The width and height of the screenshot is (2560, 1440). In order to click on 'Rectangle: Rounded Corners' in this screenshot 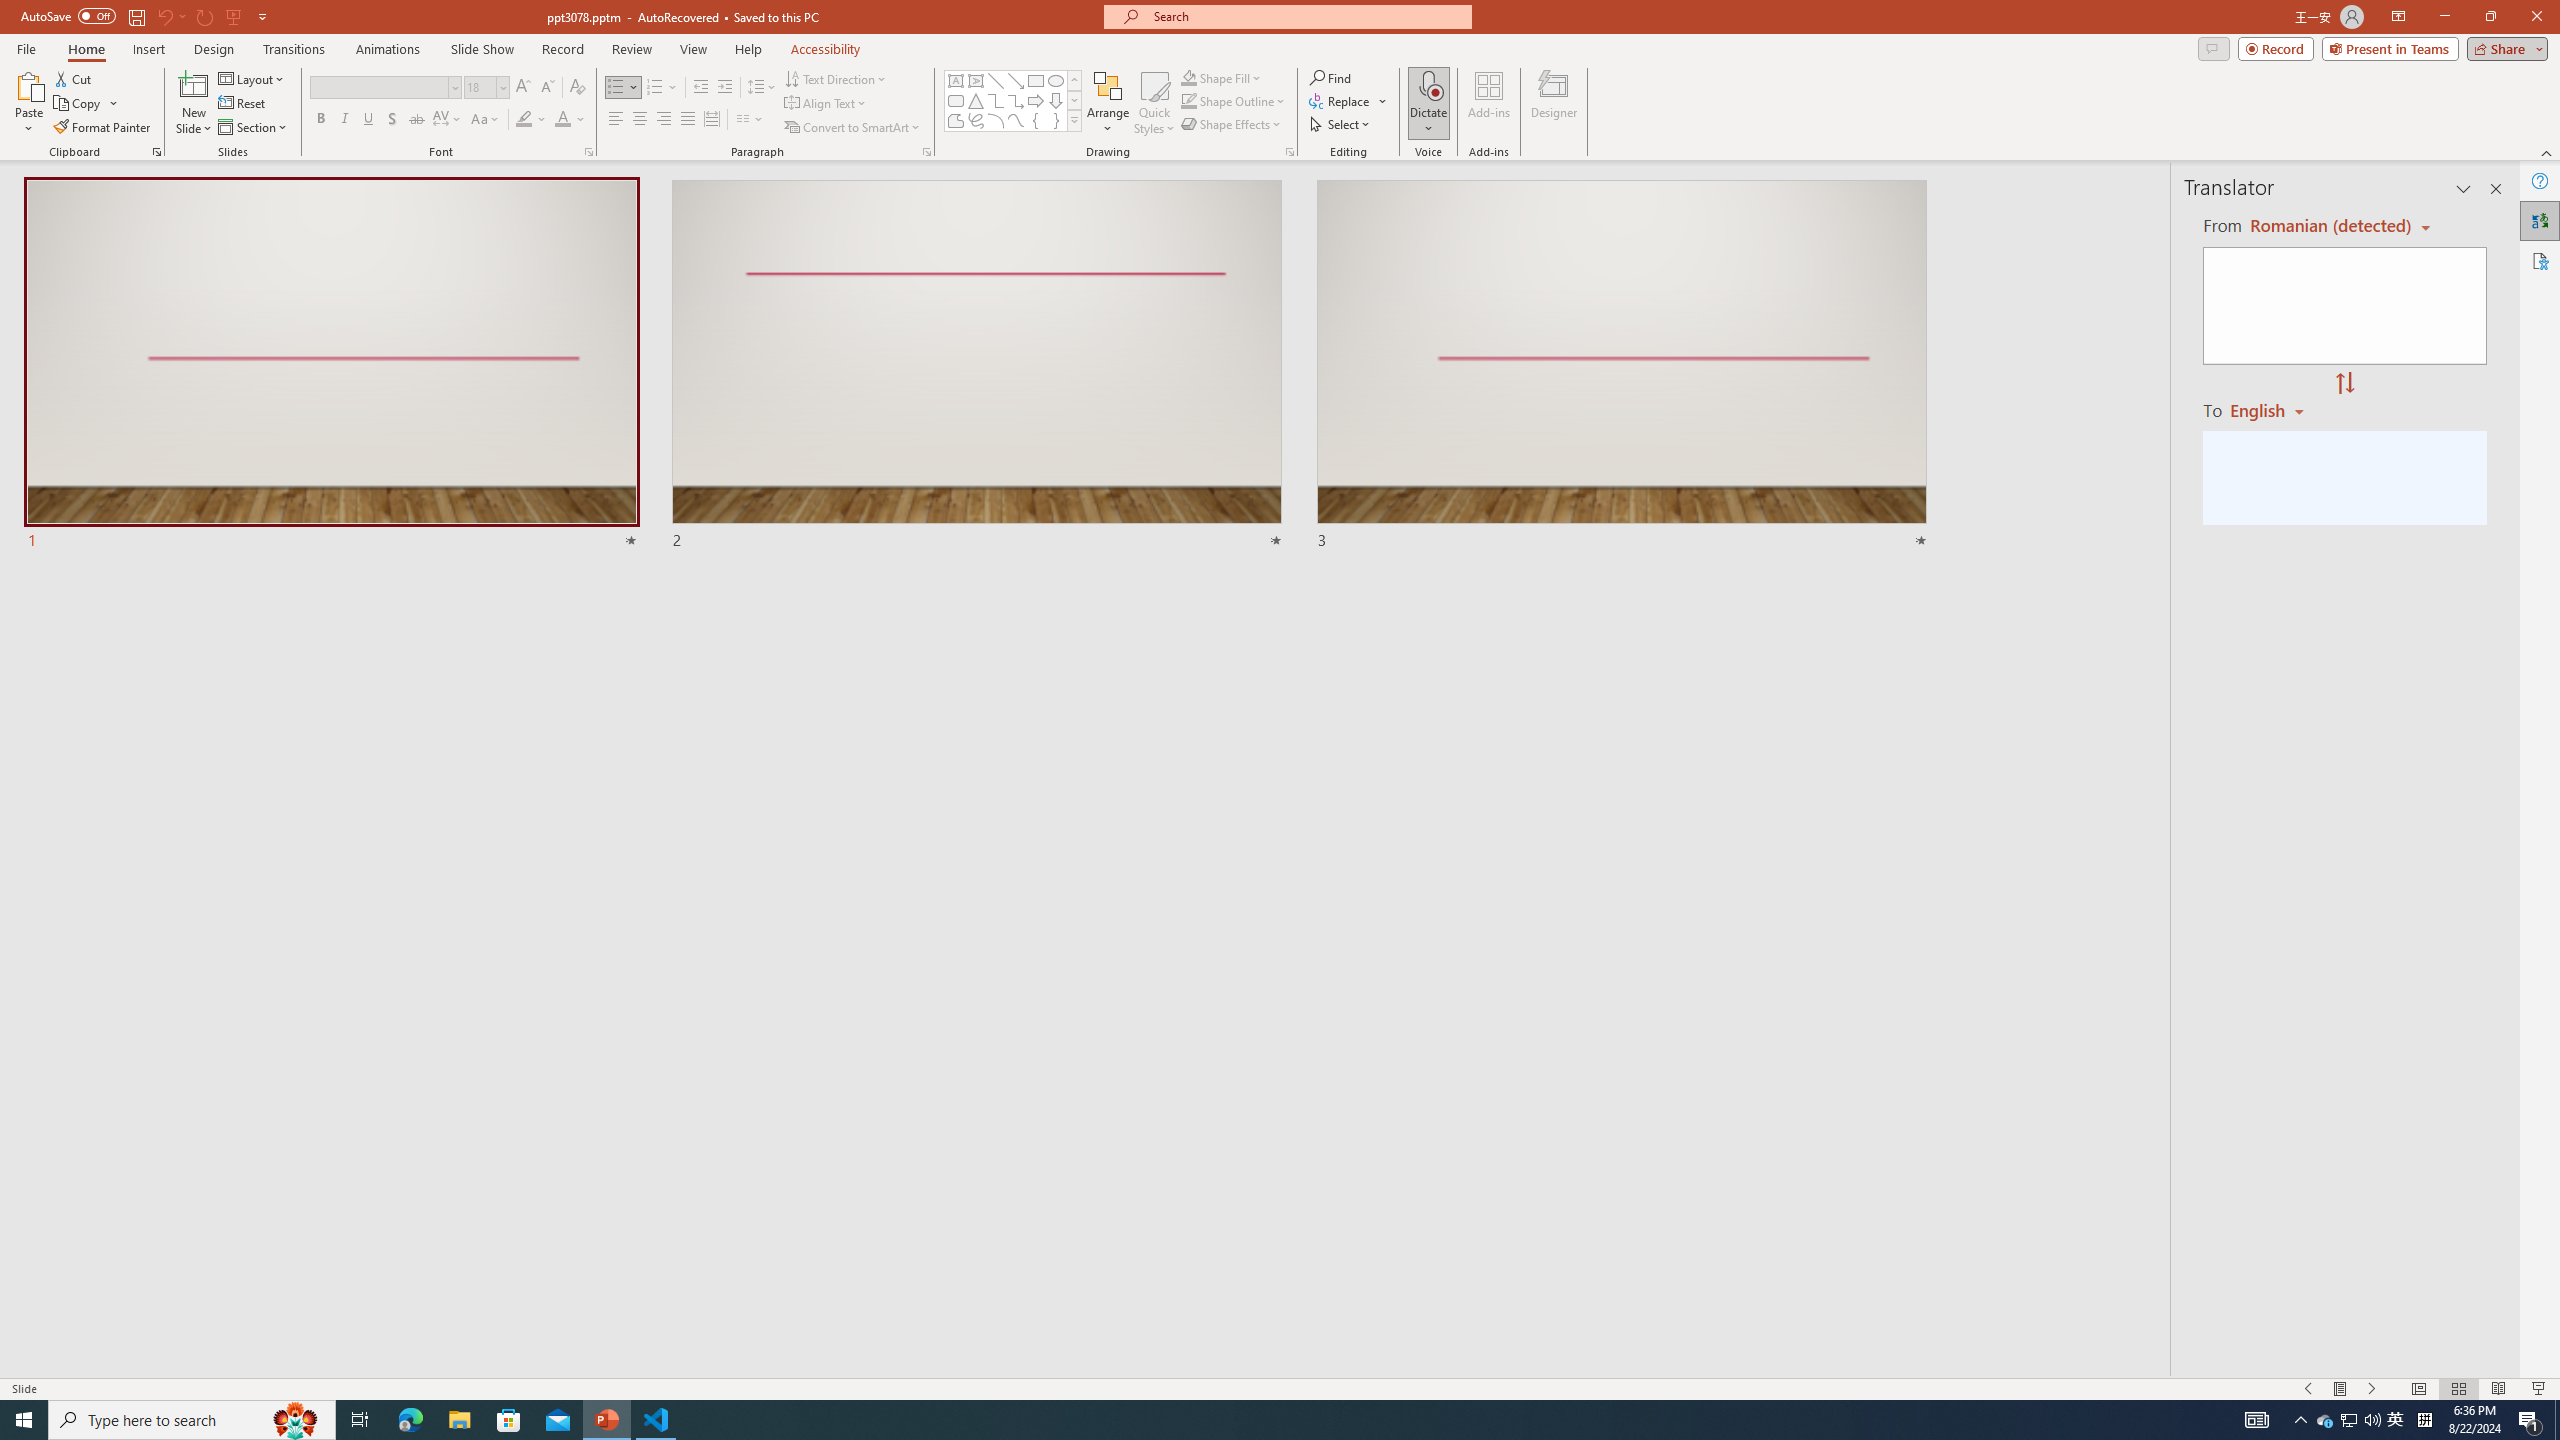, I will do `click(955, 99)`.